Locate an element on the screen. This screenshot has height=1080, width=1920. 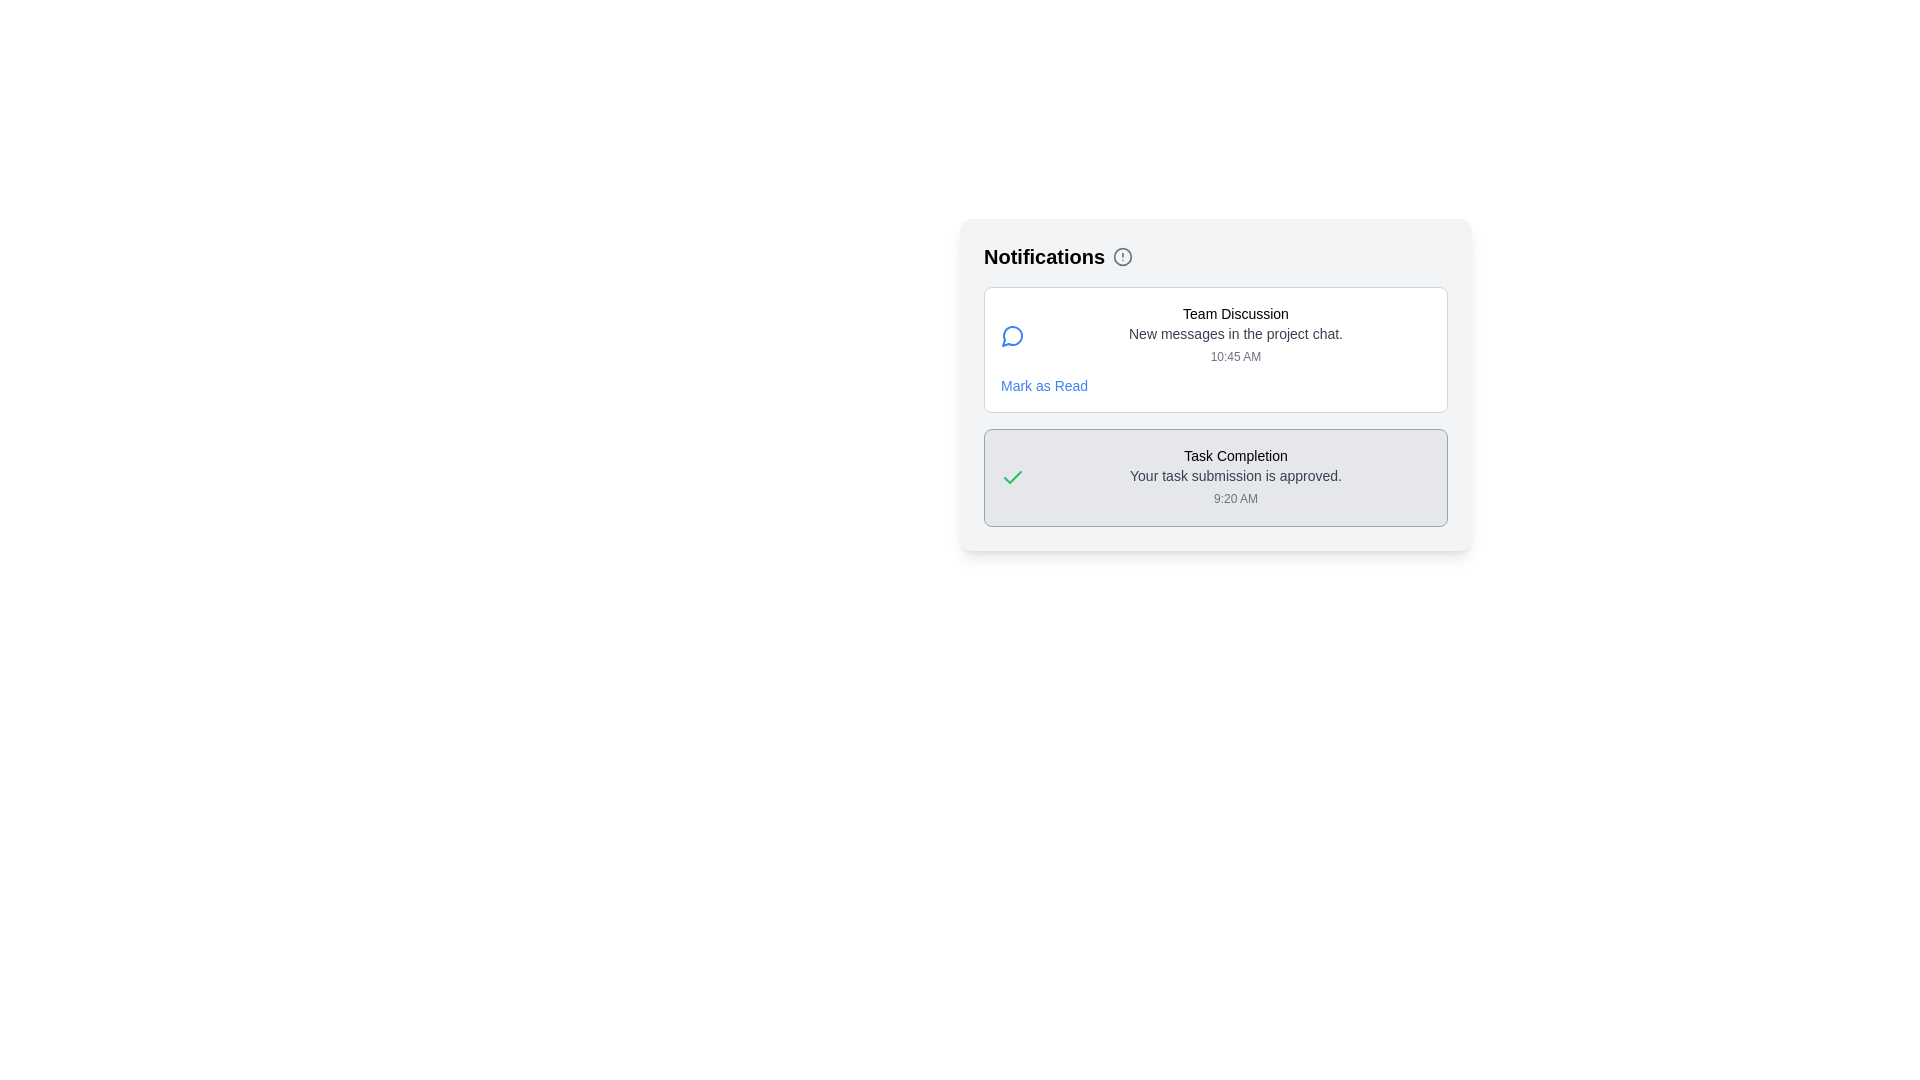
the second notification card in the notifications panel that informs the user about the approval of their task submission is located at coordinates (1214, 478).